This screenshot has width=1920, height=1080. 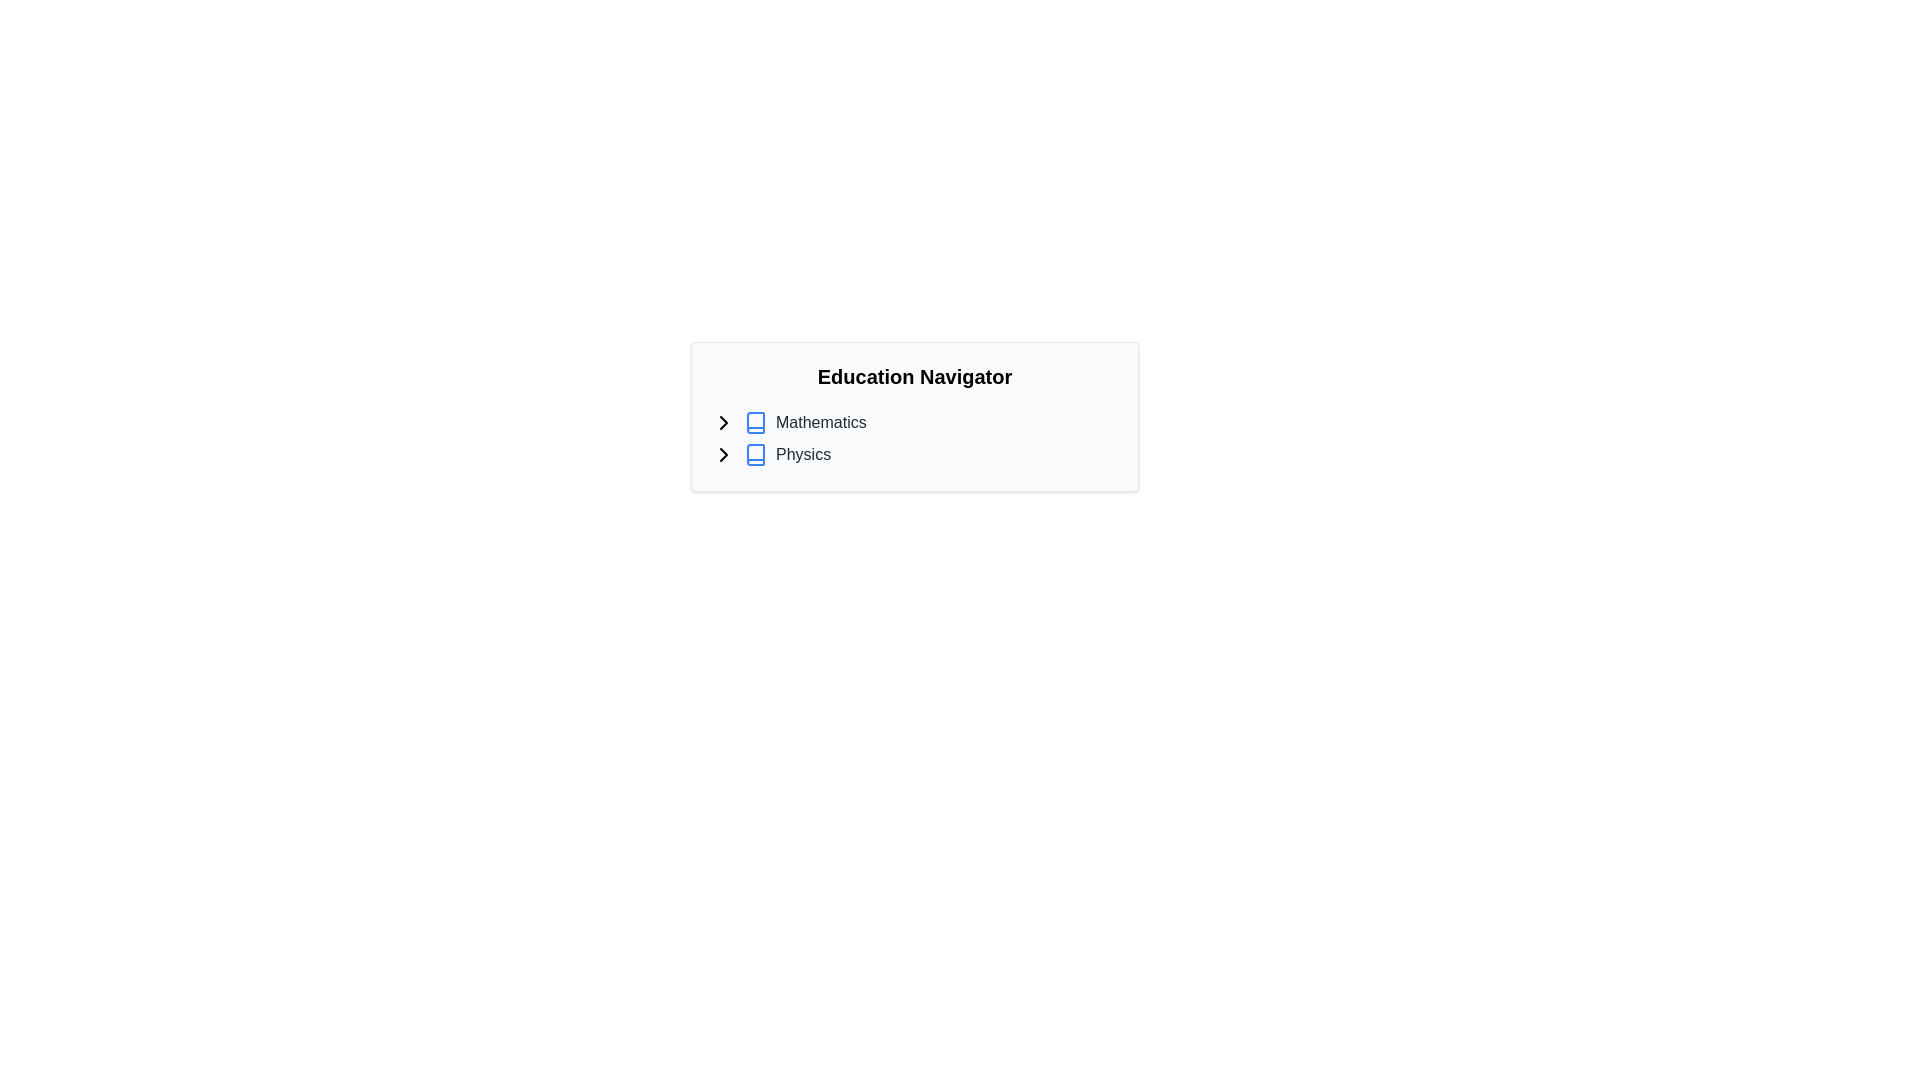 What do you see at coordinates (754, 422) in the screenshot?
I see `the icon representing 'Mathematics', which is located to the left of the label text 'Mathematics' and follows an arrow-like icon in the layout` at bounding box center [754, 422].